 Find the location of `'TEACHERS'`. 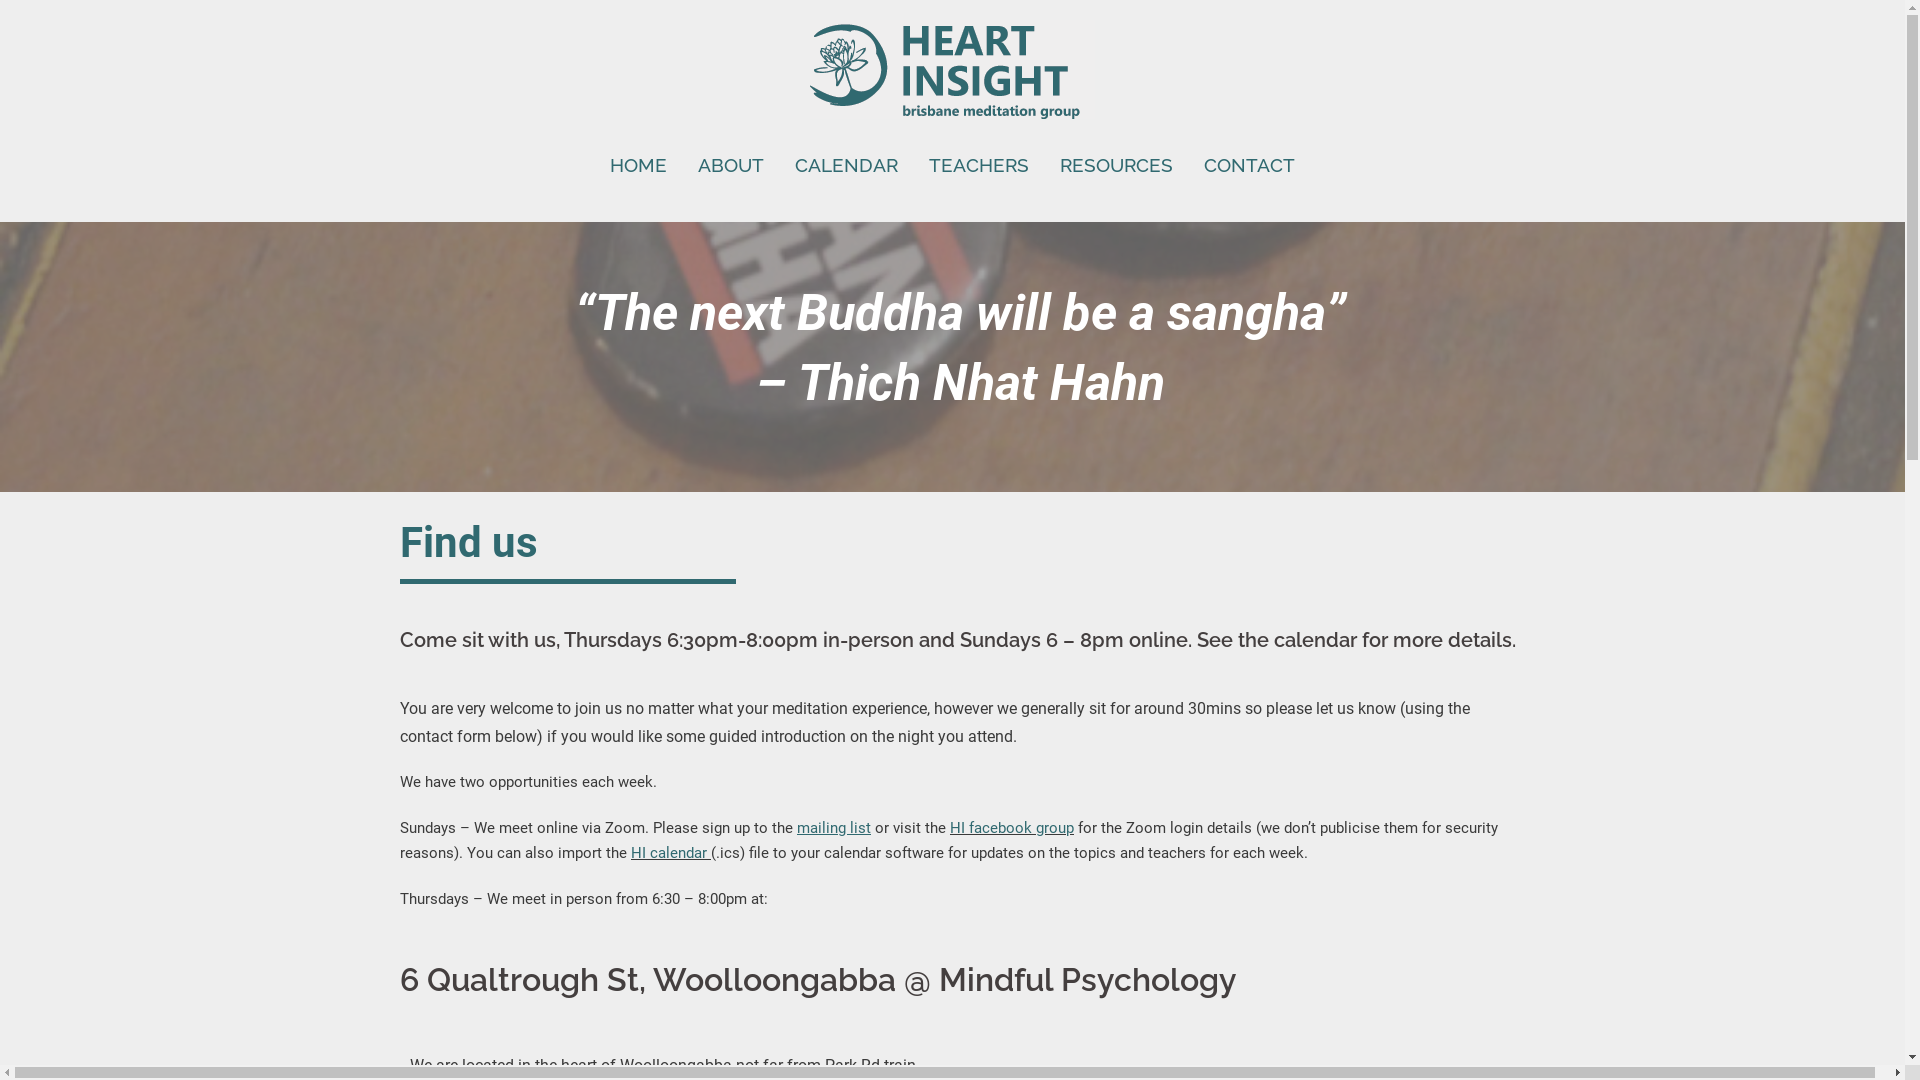

'TEACHERS' is located at coordinates (928, 164).